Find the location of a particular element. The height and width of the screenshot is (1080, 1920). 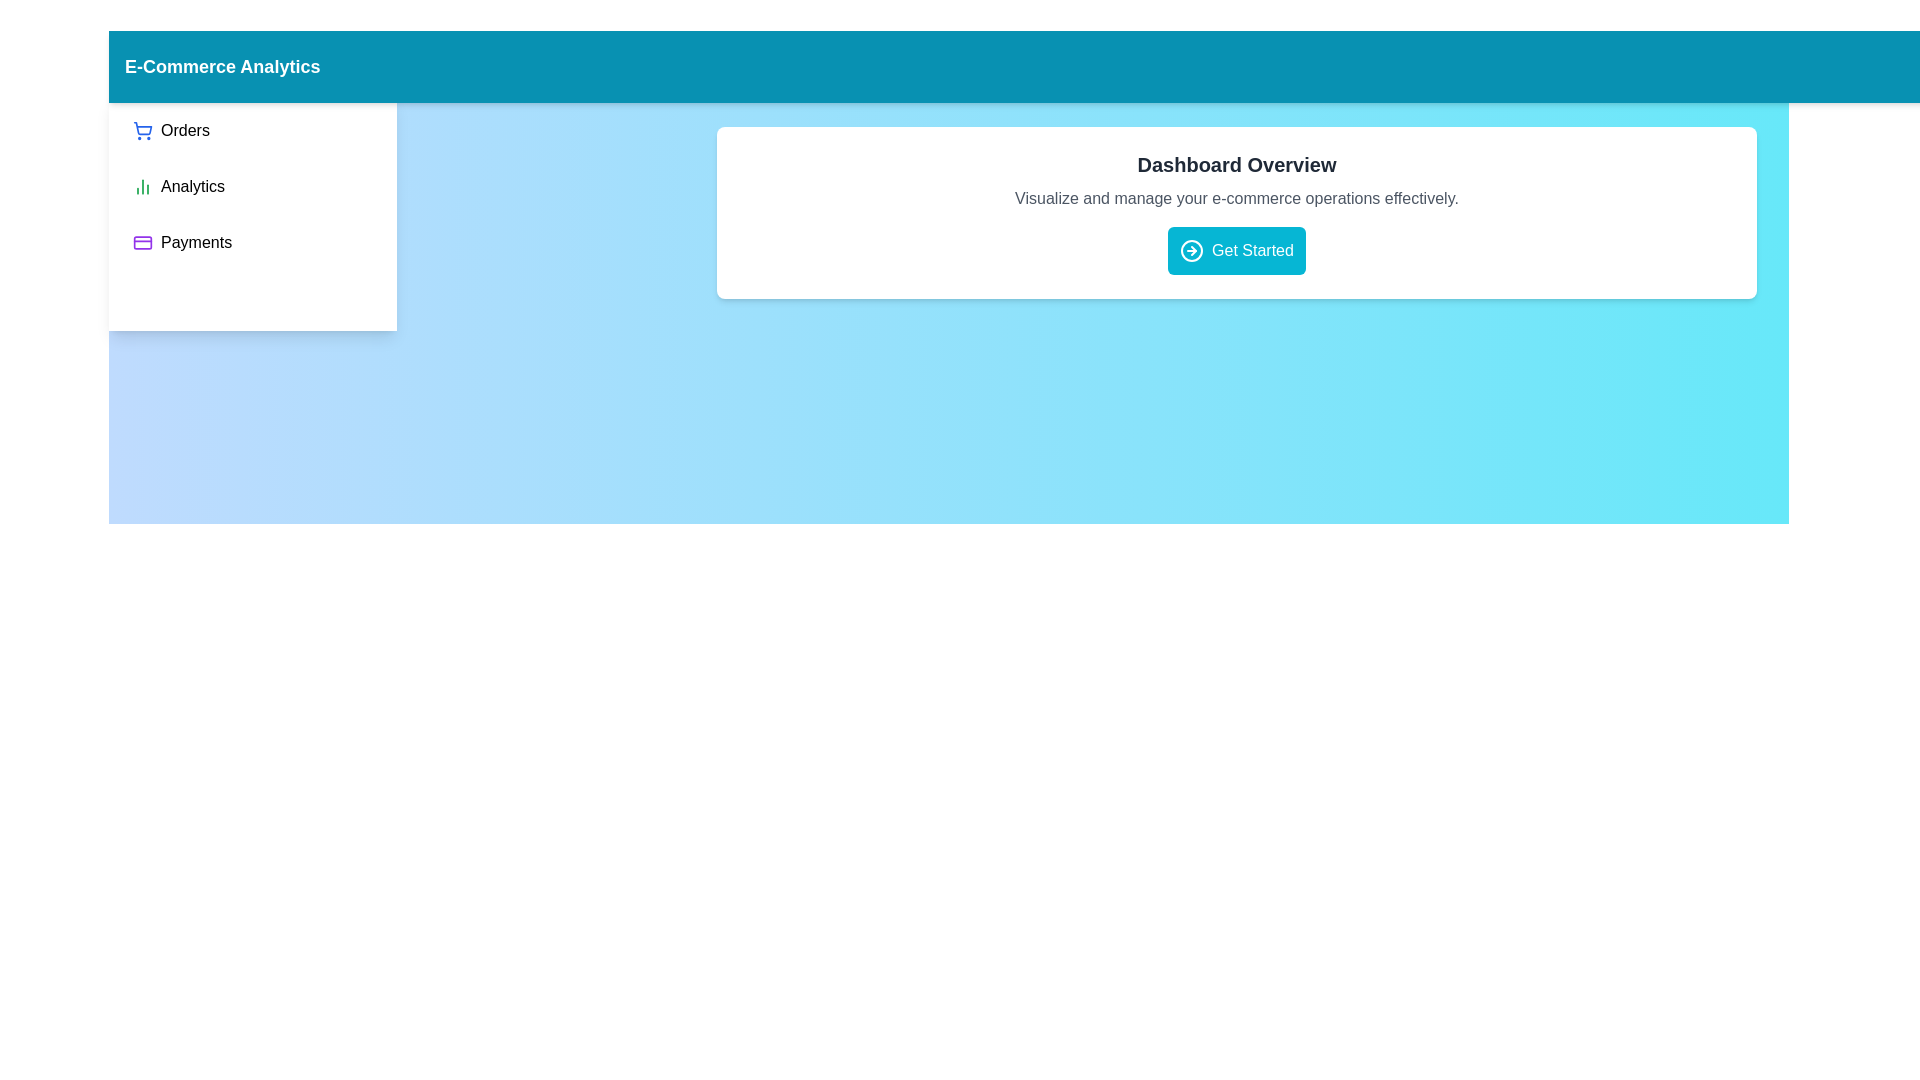

the prominent cyan button labeled 'Get Started' with a right arrow icon, located in the center of the card-like section below the 'Dashboard Overview' heading is located at coordinates (1236, 249).